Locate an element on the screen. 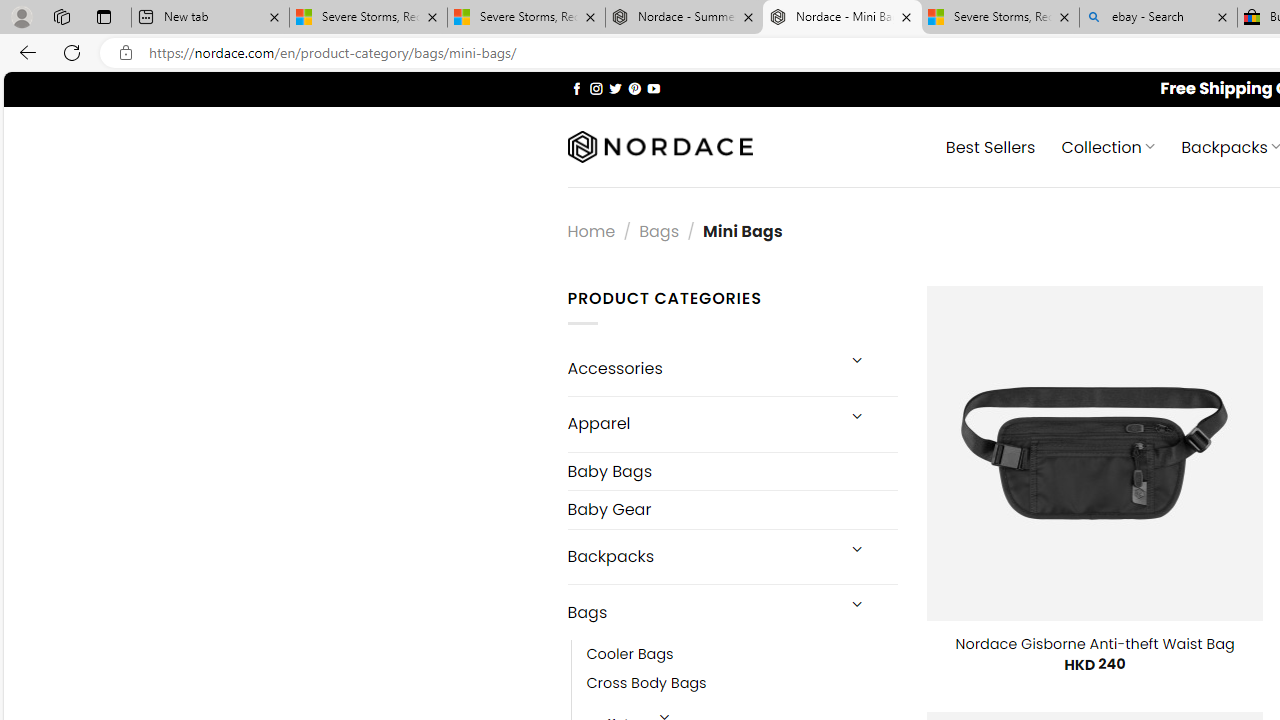 Image resolution: width=1280 pixels, height=720 pixels. 'Follow on Facebook' is located at coordinates (576, 87).